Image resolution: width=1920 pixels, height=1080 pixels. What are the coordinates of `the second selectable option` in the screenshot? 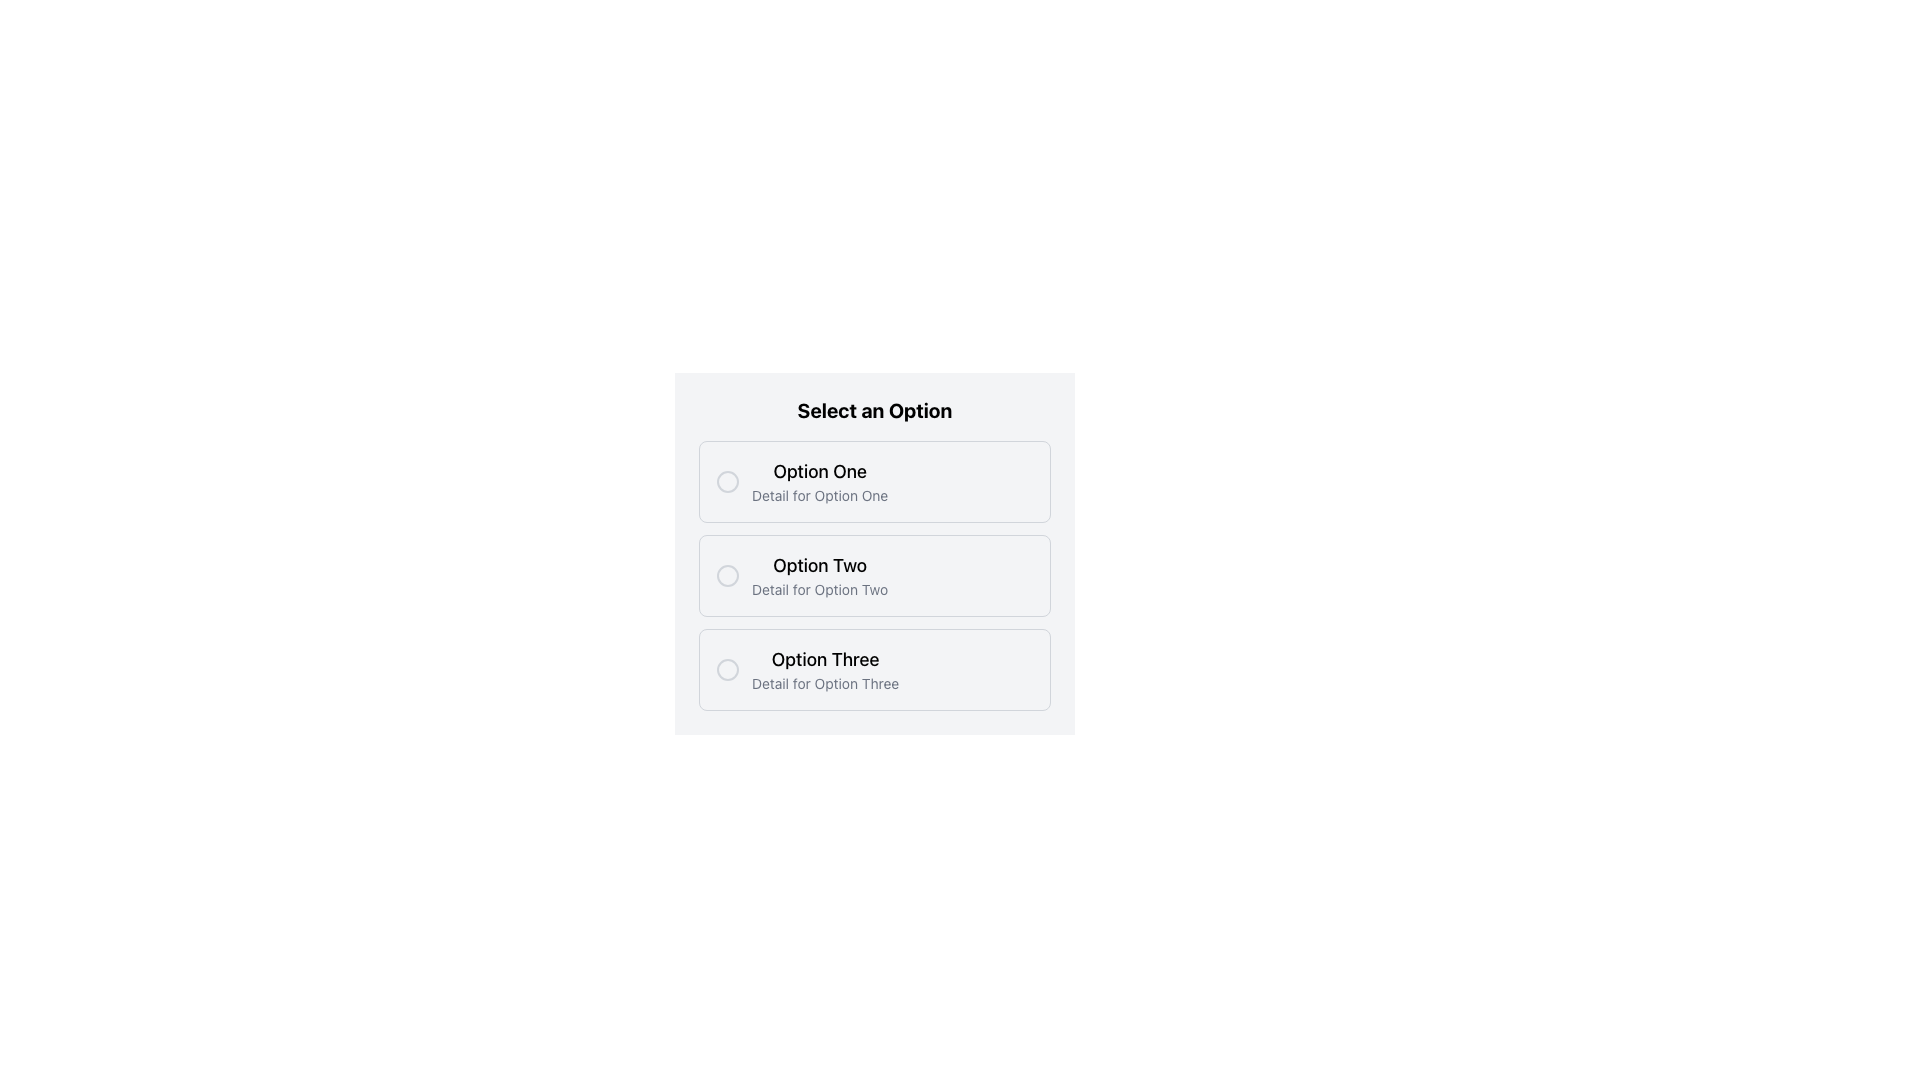 It's located at (820, 575).